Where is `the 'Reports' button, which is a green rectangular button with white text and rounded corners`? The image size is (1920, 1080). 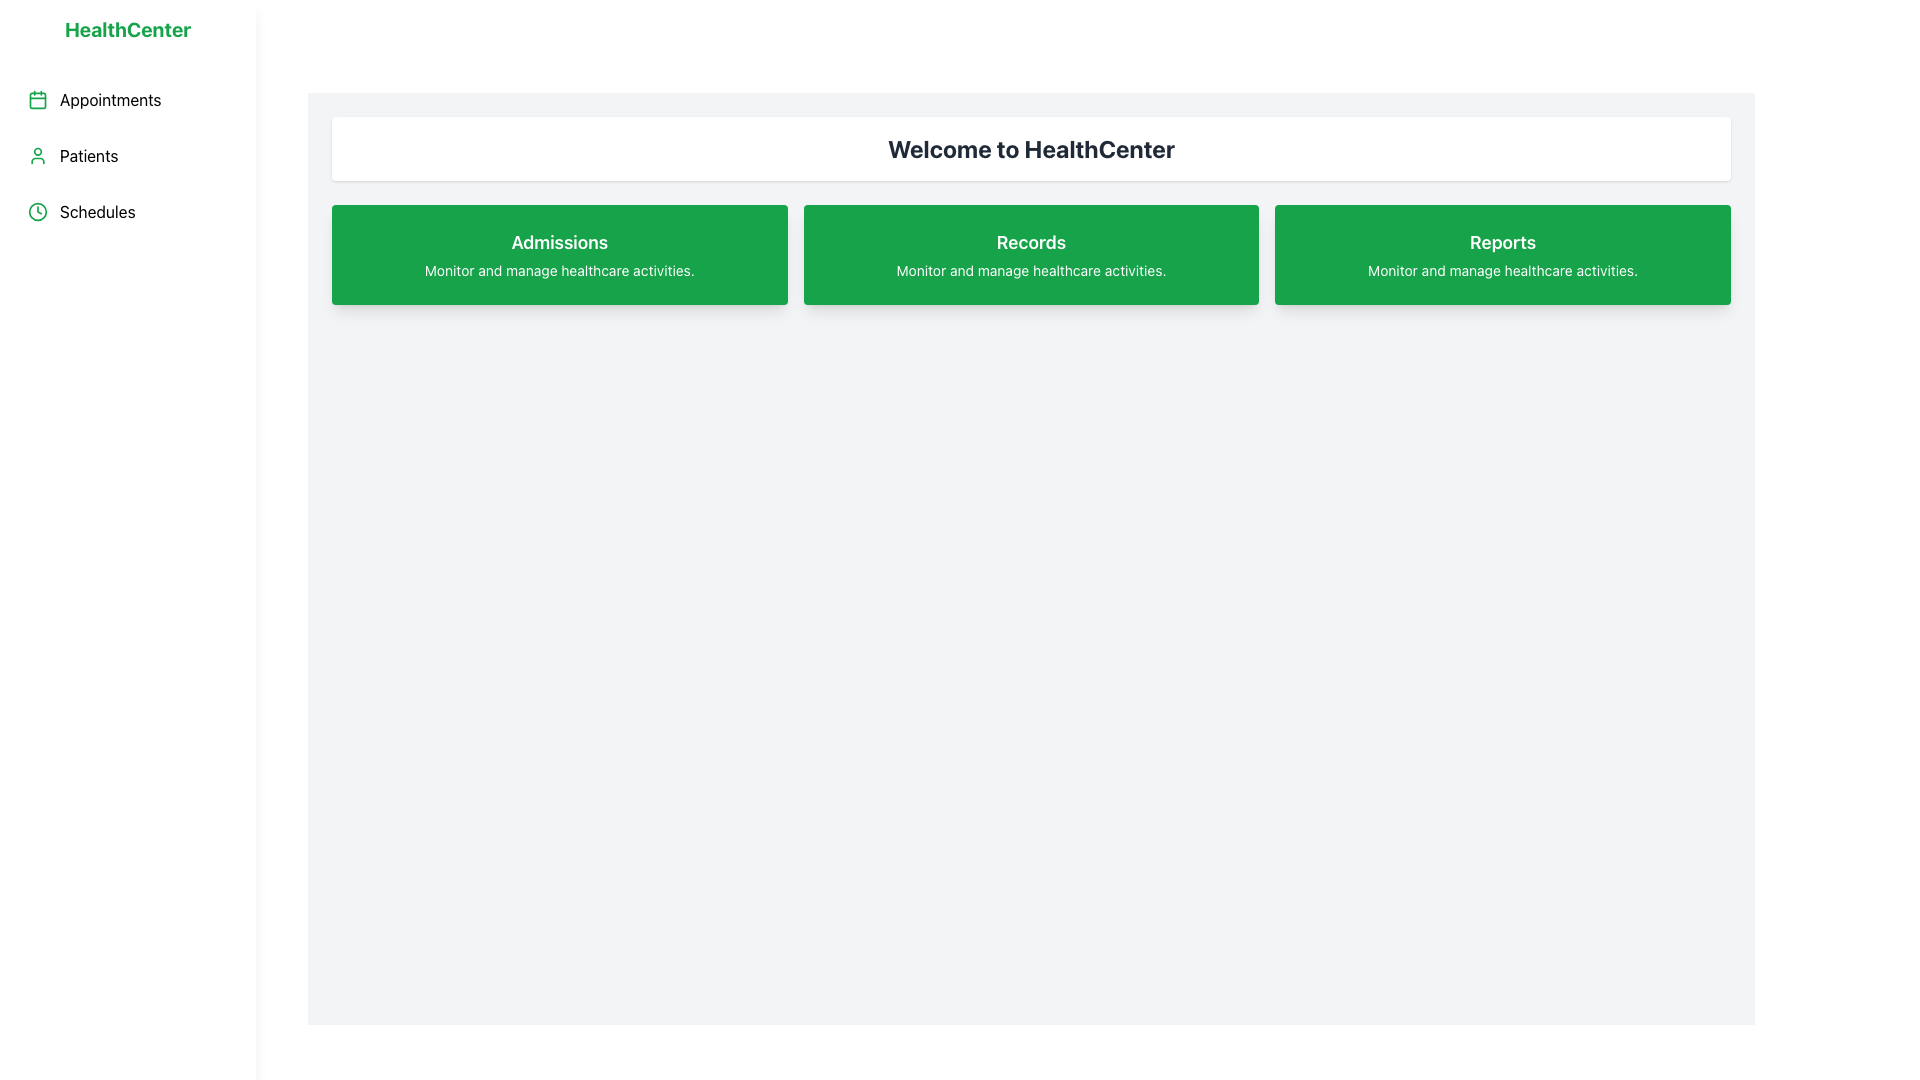
the 'Reports' button, which is a green rectangular button with white text and rounded corners is located at coordinates (1503, 253).